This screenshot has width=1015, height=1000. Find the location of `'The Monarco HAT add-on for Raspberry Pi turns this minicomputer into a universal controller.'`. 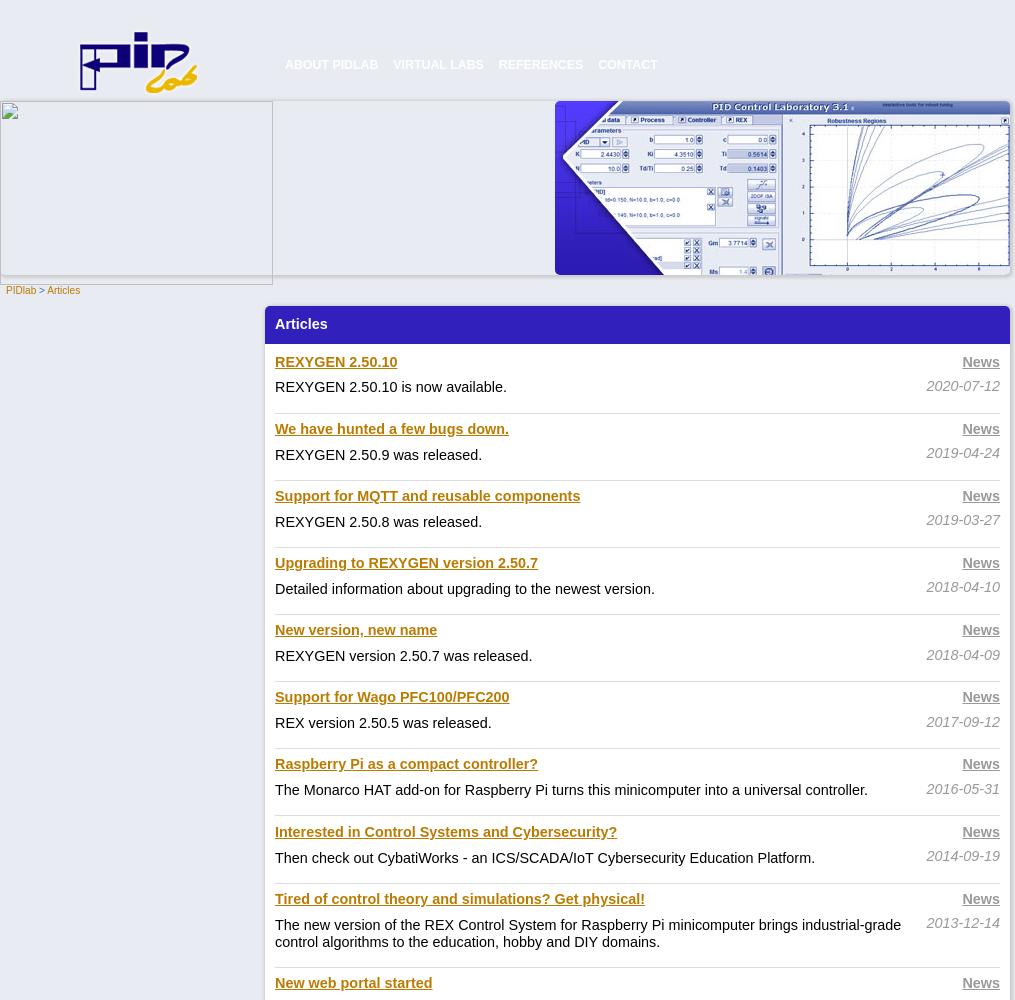

'The Monarco HAT add-on for Raspberry Pi turns this minicomputer into a universal controller.' is located at coordinates (571, 790).